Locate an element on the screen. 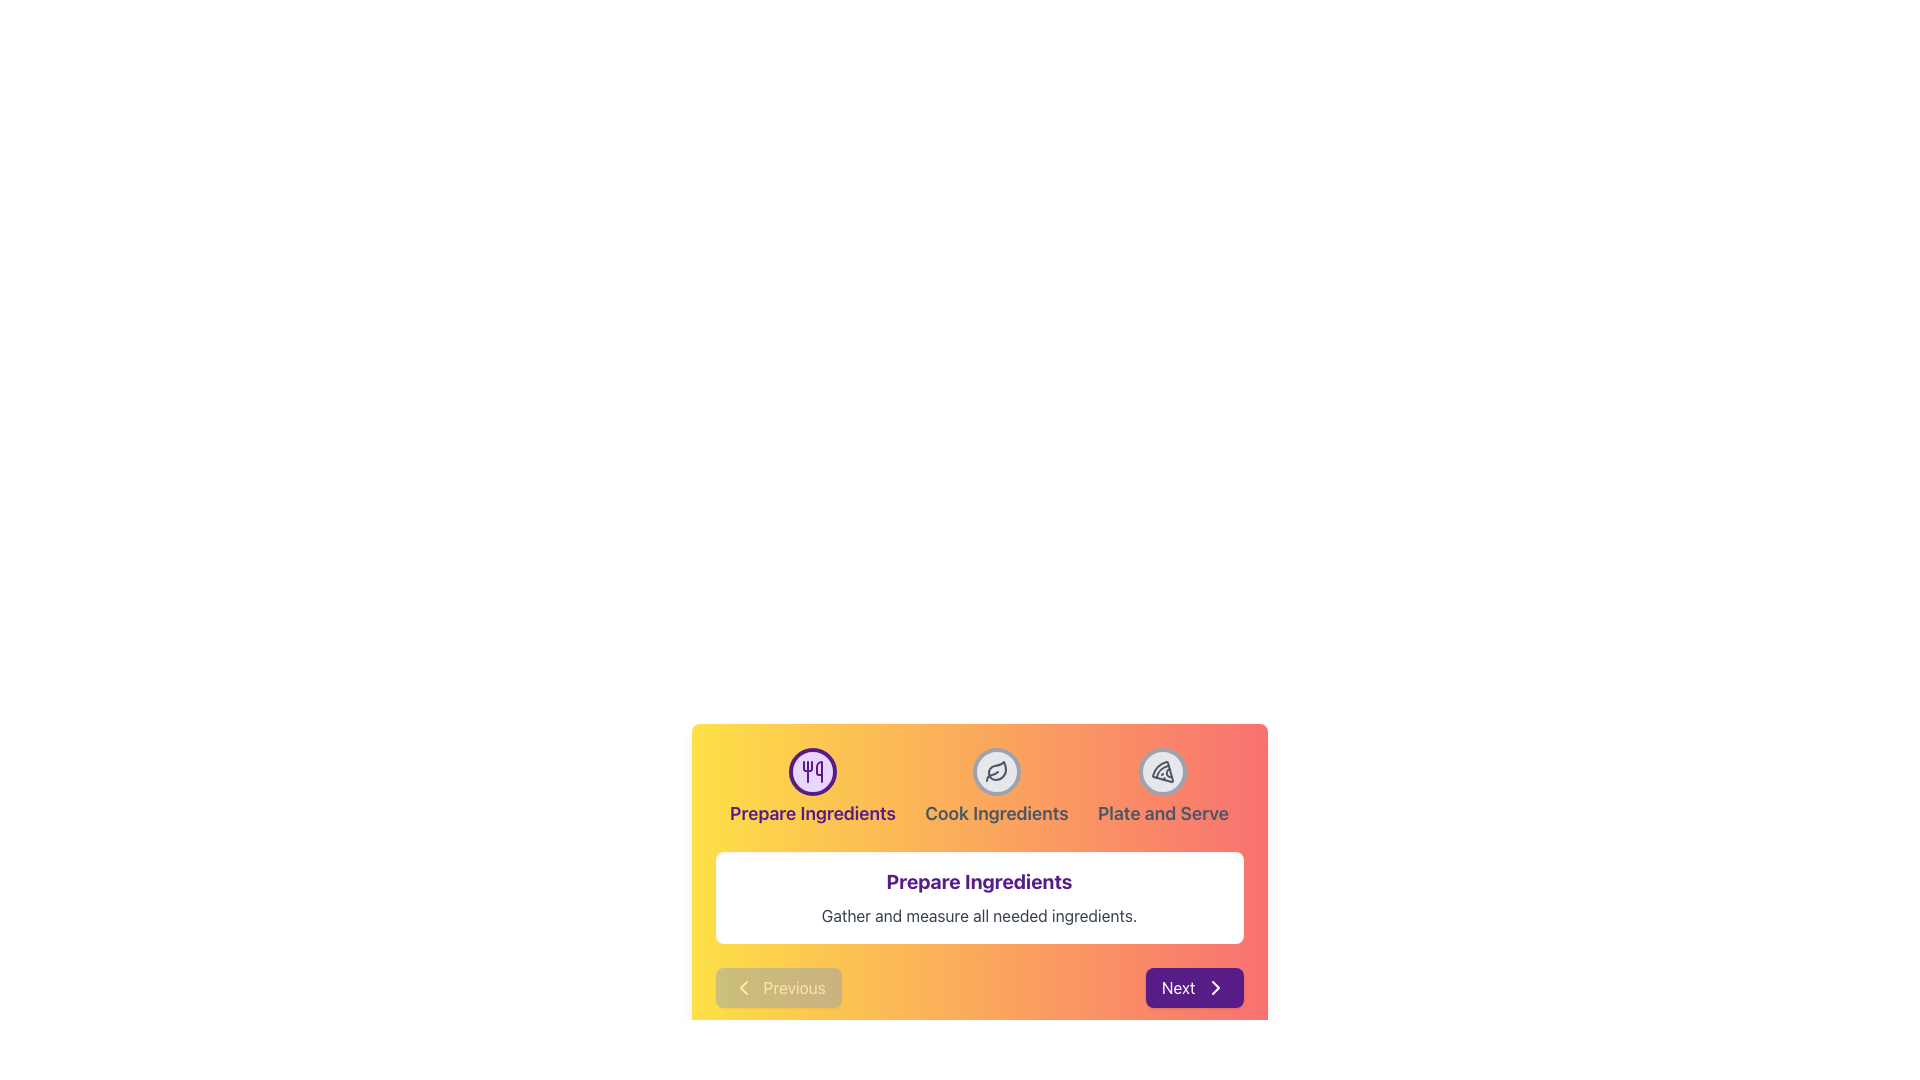 The height and width of the screenshot is (1080, 1920). text of the 'Cook Ingredients' label, which is a bold, large-sized text centrally placed under a leaf icon and positioned between 'Prepare Ingredients' and 'Plate and Serve' is located at coordinates (996, 813).